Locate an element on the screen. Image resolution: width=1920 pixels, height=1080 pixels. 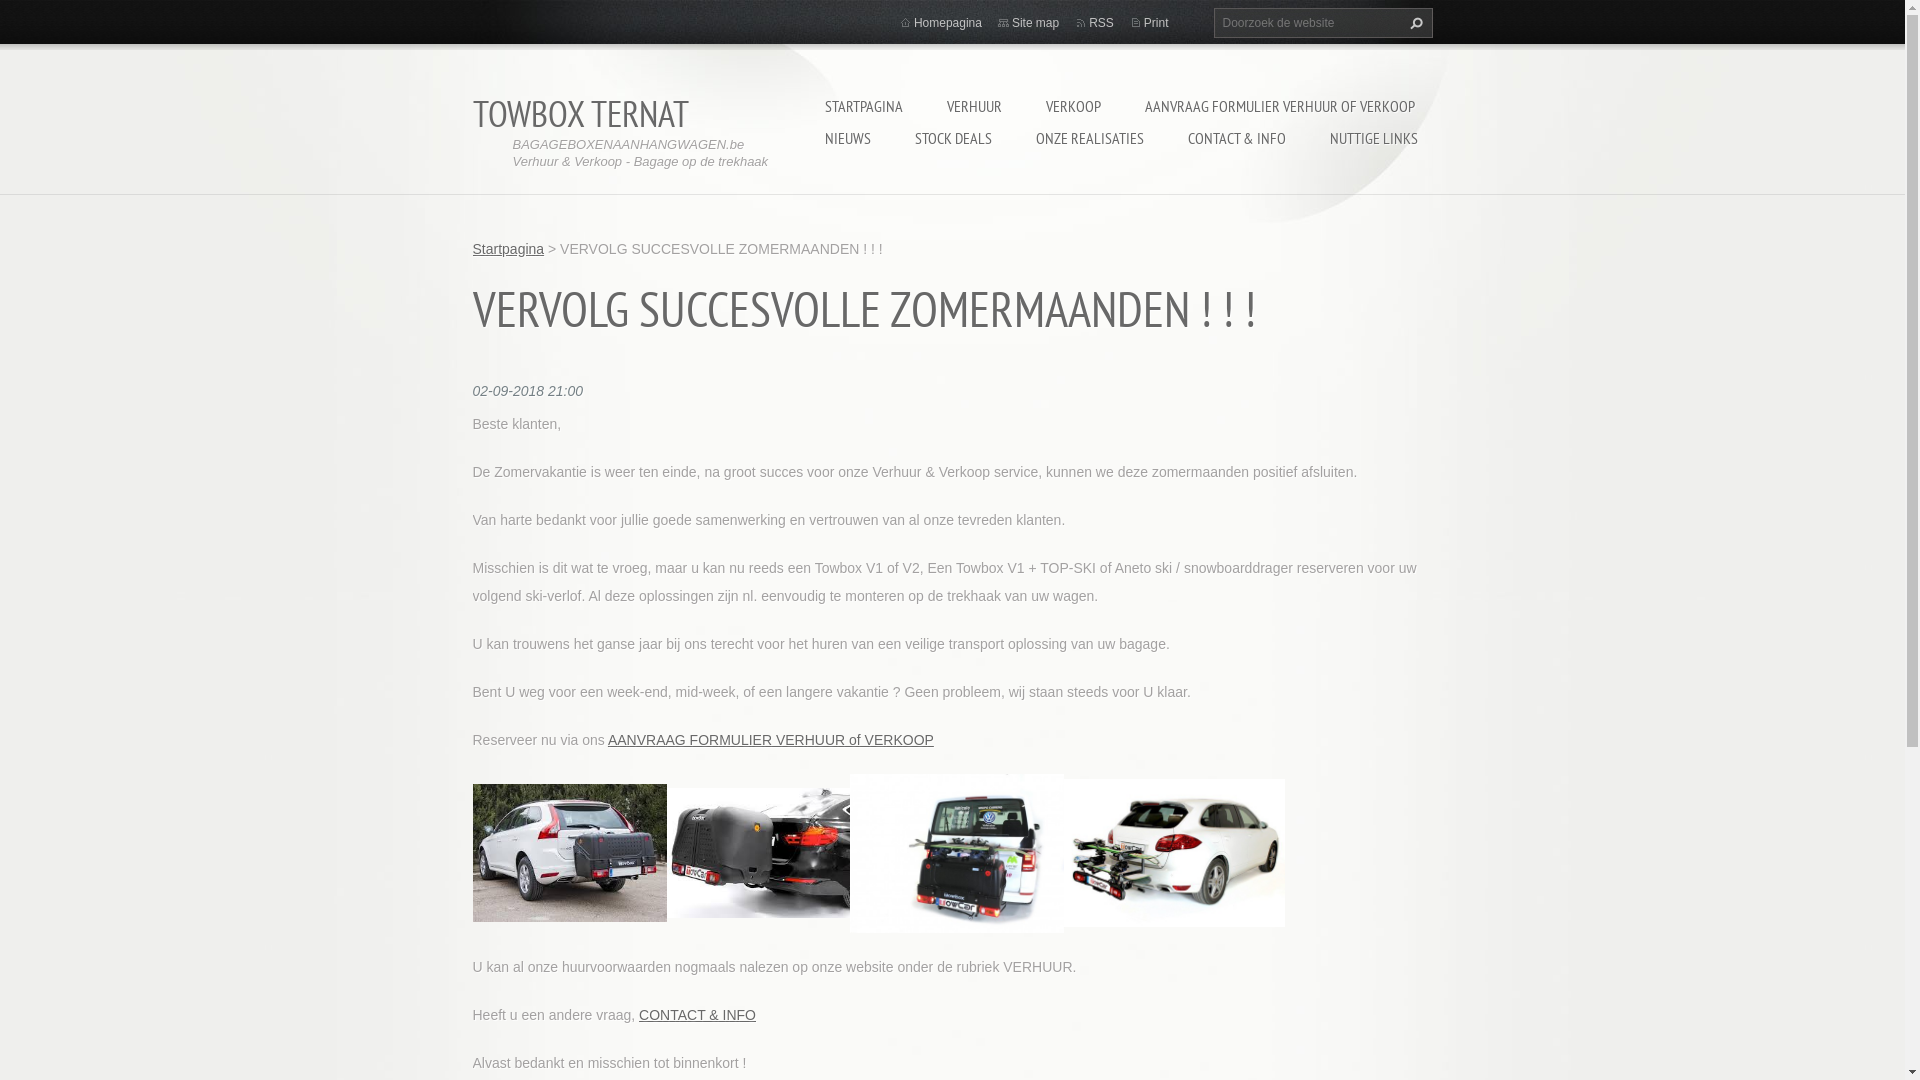
'Zoeken' is located at coordinates (1411, 23).